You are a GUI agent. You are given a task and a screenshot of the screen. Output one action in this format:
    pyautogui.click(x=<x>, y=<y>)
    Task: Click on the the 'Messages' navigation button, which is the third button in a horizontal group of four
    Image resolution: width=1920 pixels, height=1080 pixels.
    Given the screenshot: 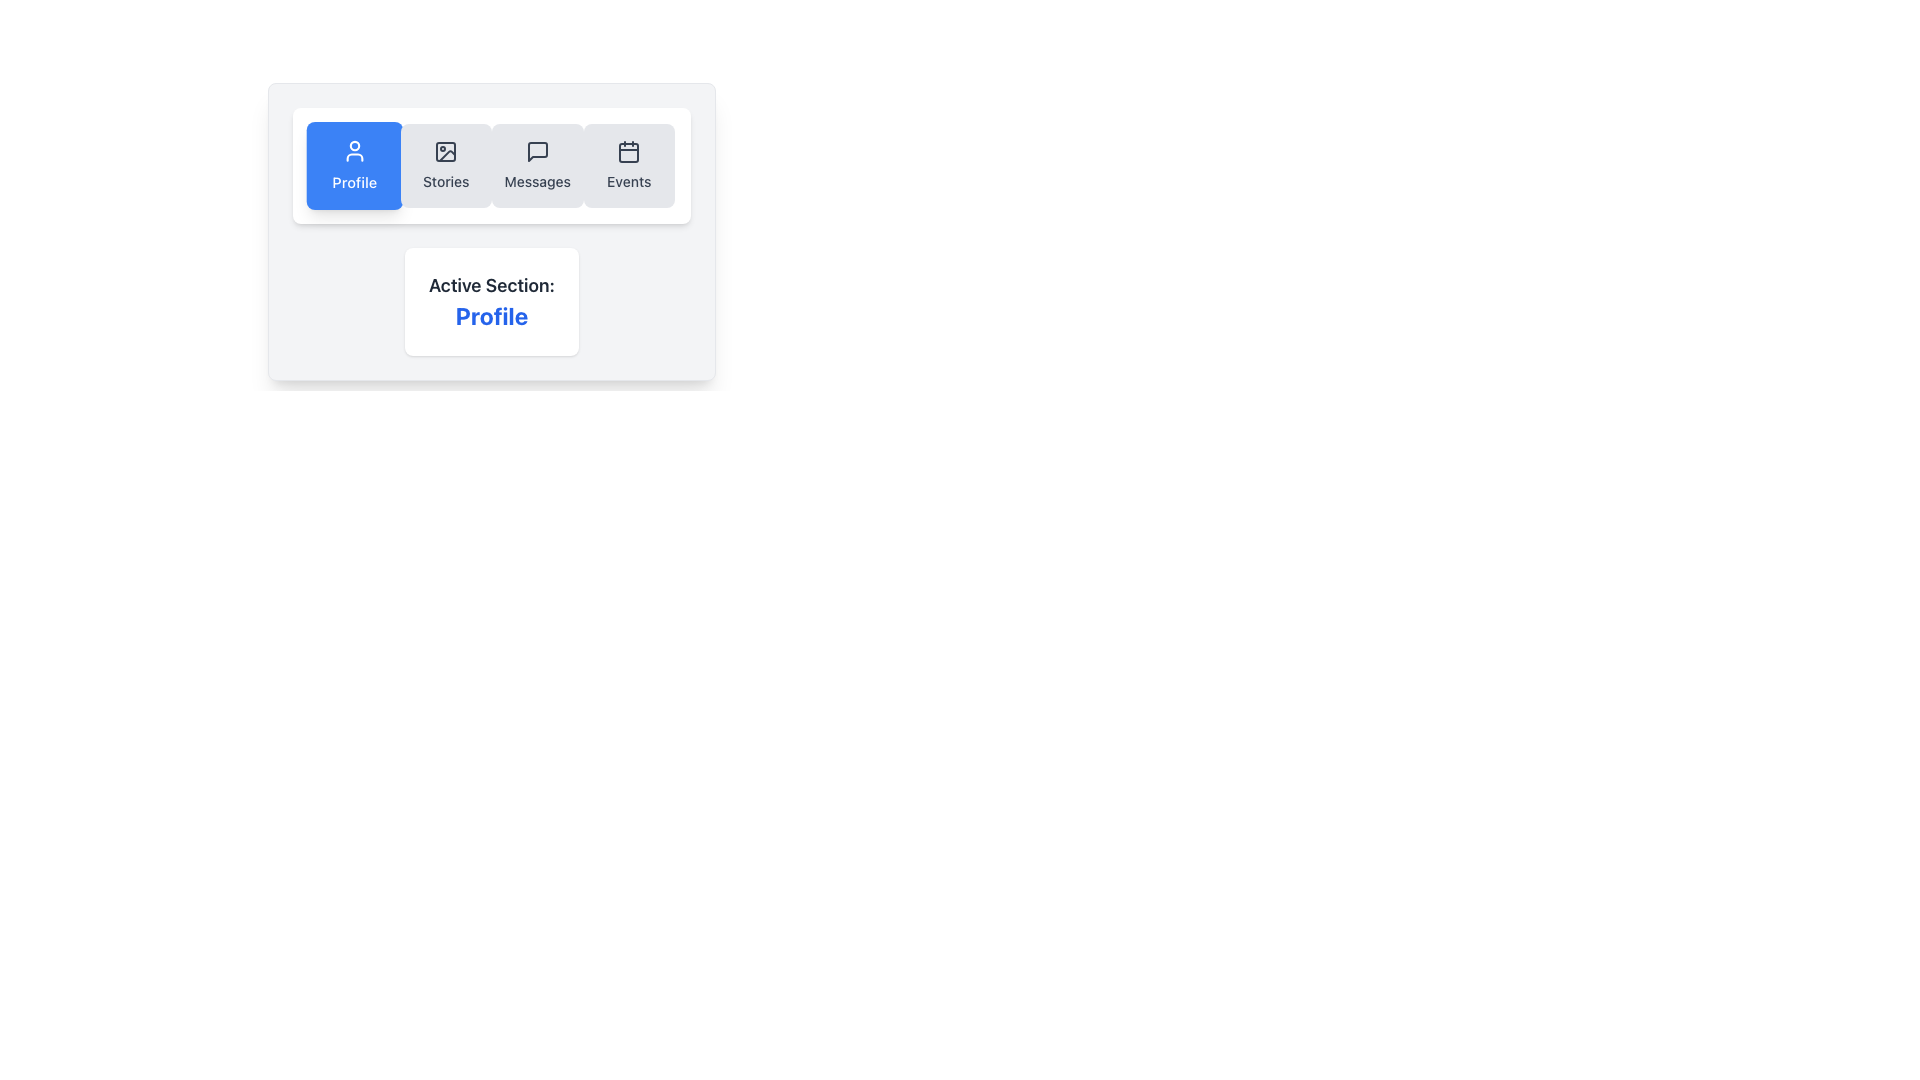 What is the action you would take?
    pyautogui.click(x=537, y=164)
    